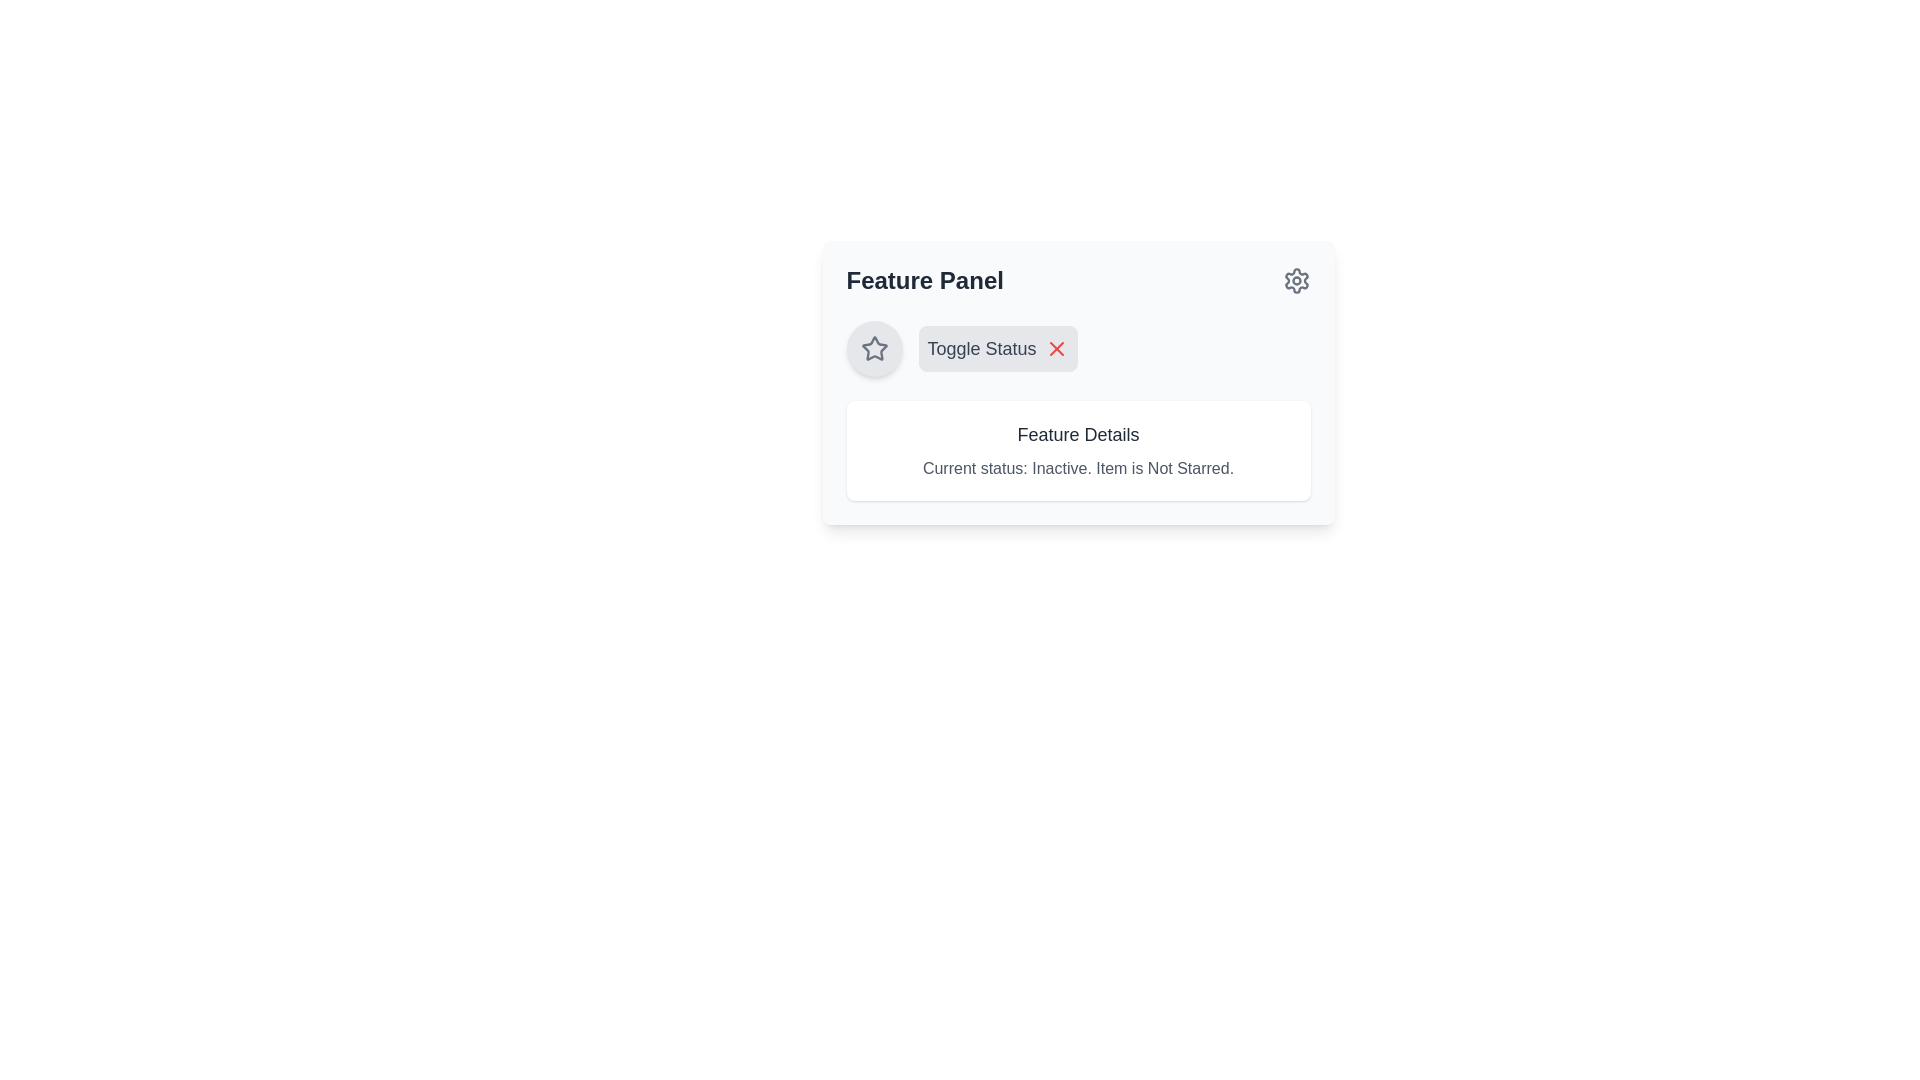 The image size is (1920, 1080). I want to click on the gray gear icon located, so click(1296, 281).